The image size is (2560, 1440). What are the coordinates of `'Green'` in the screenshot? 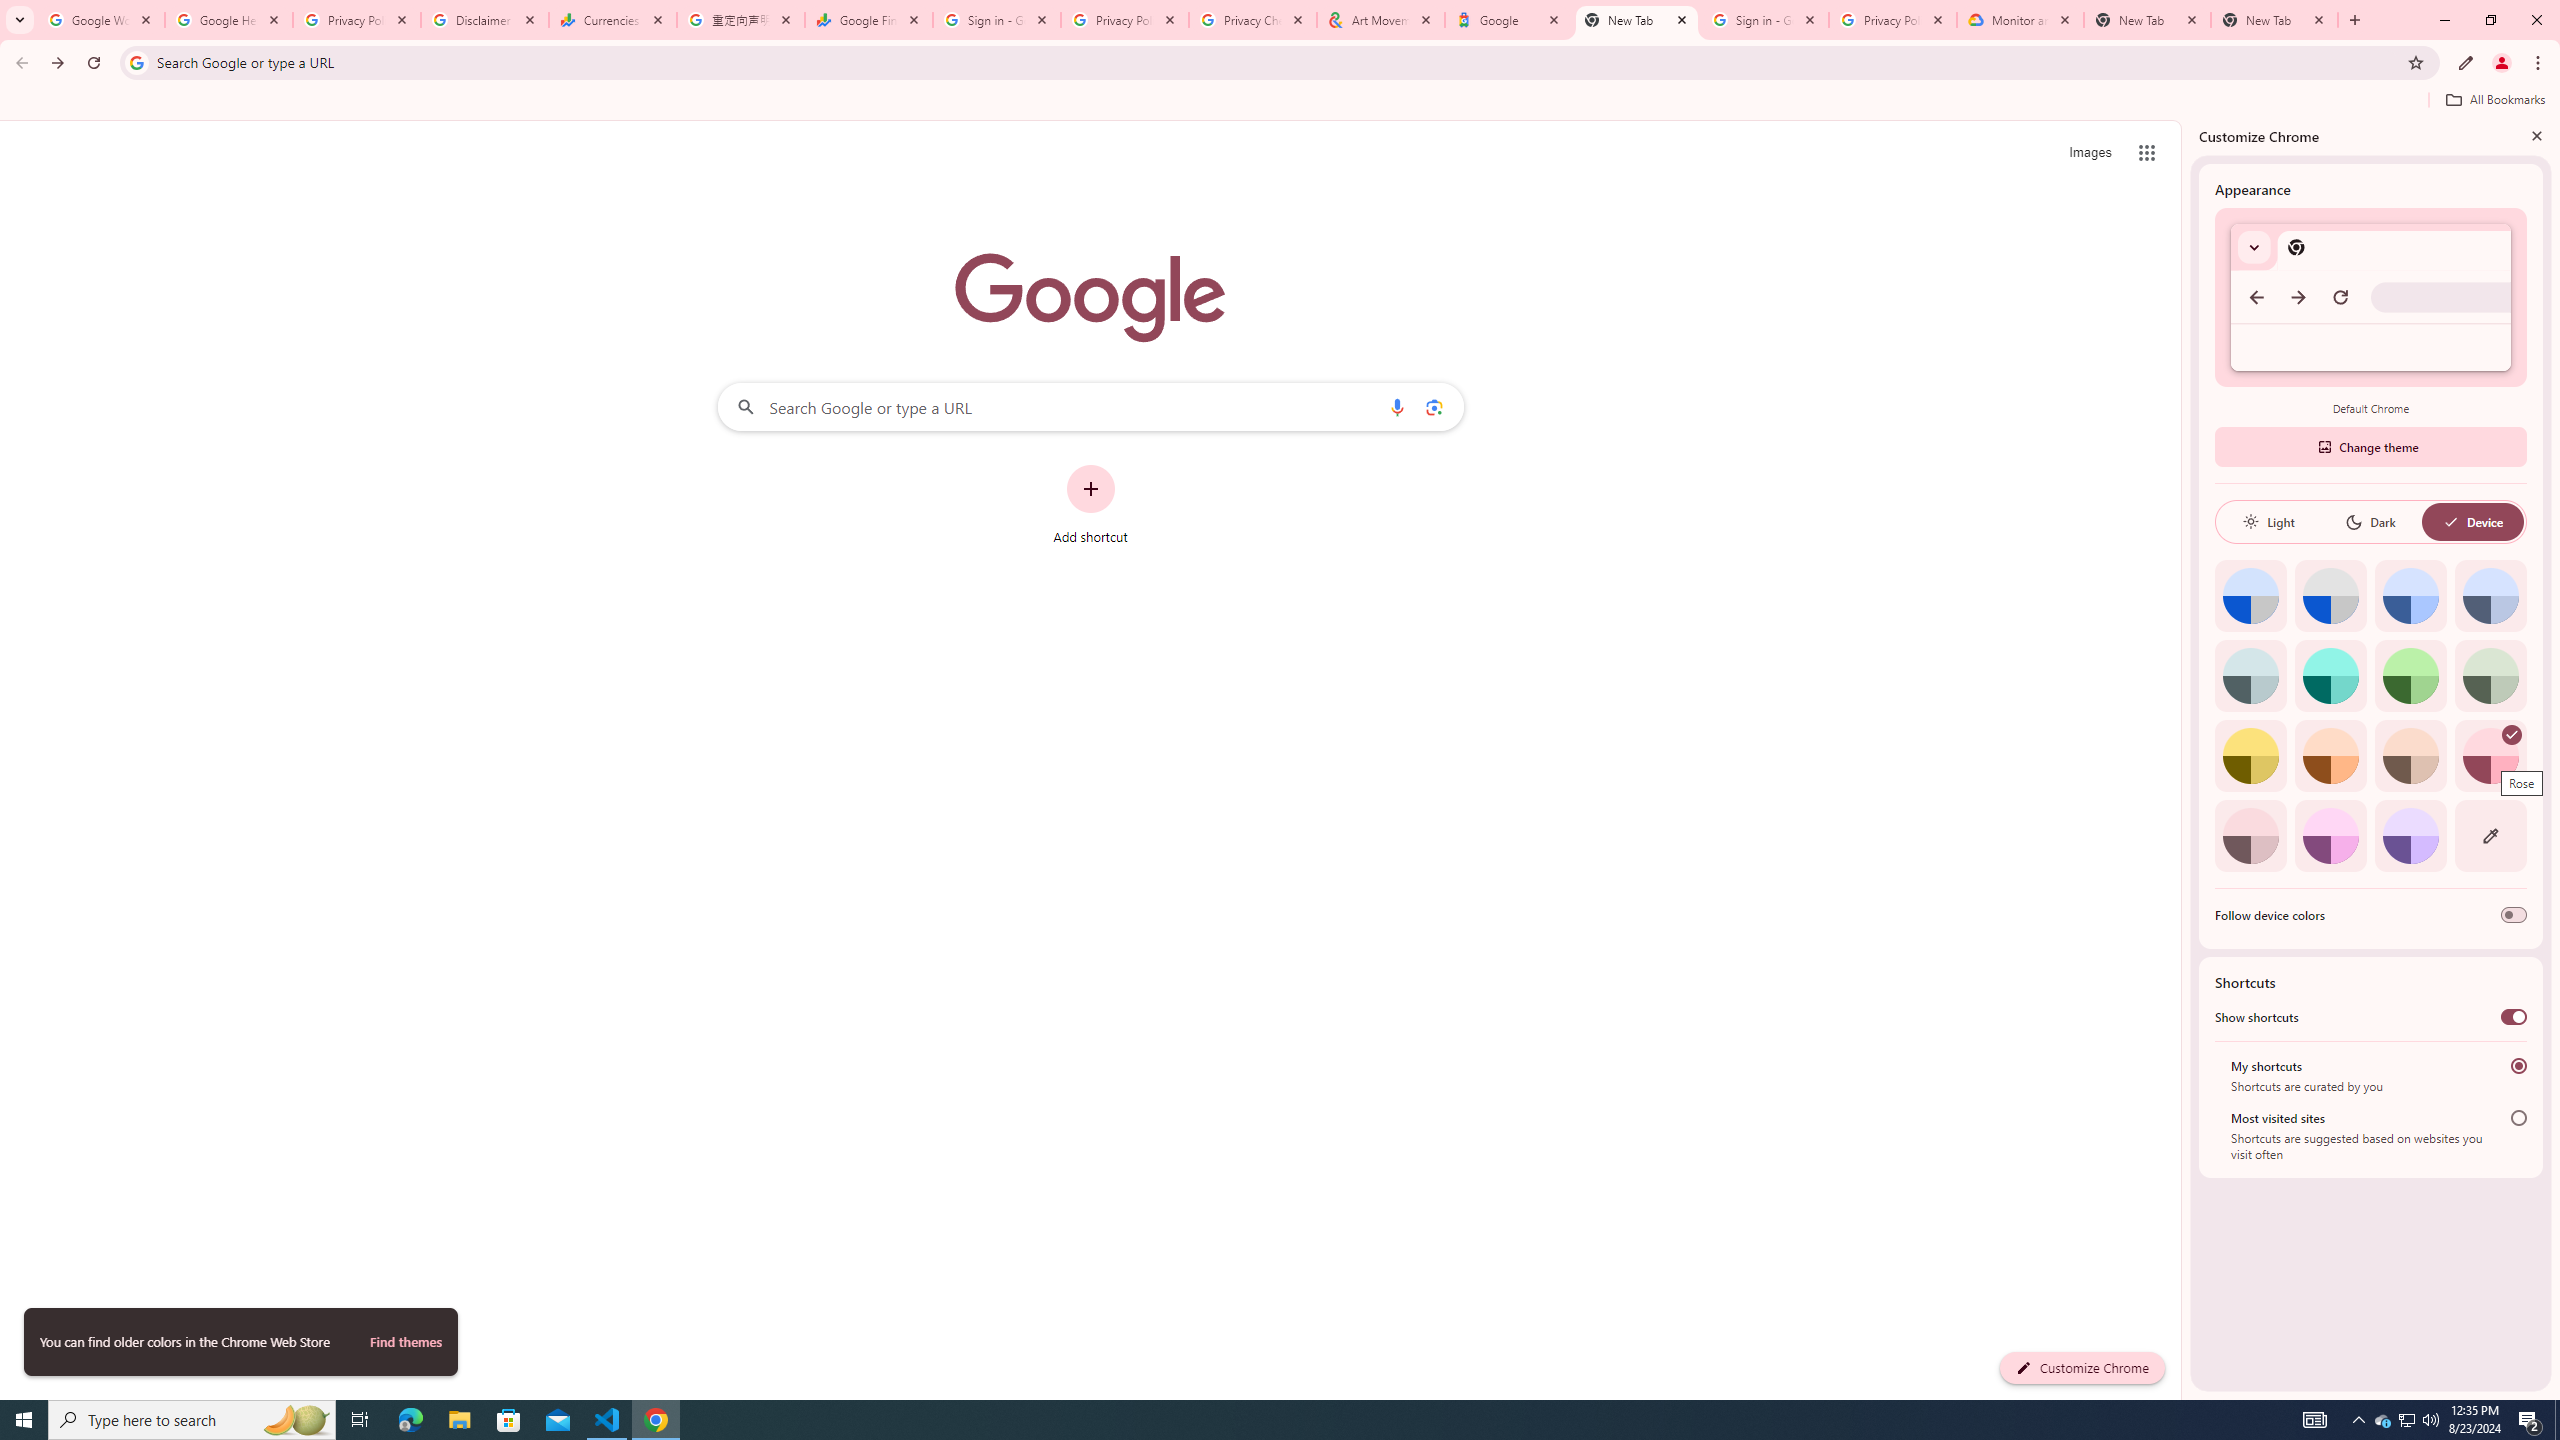 It's located at (2410, 674).